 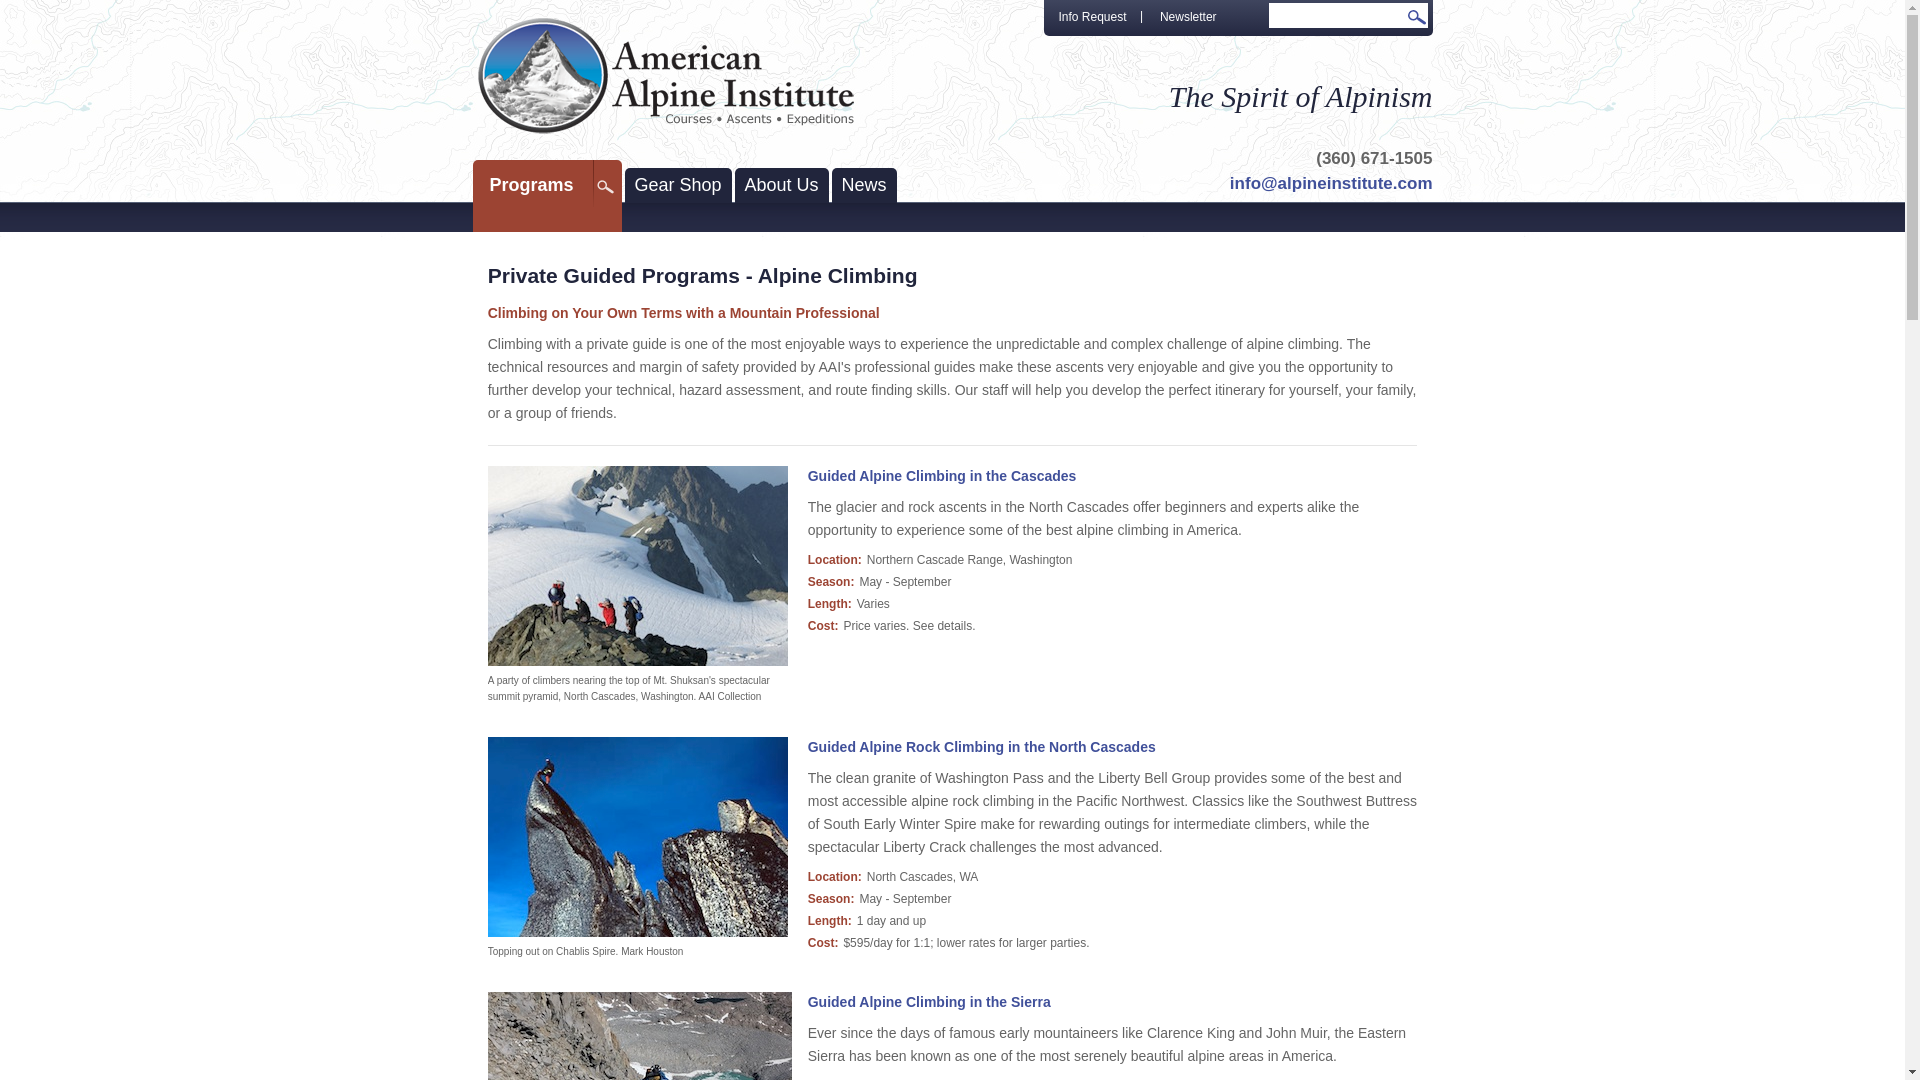 What do you see at coordinates (637, 837) in the screenshot?
I see `'Guided Alpine Rock Climbing in the North Cascades'` at bounding box center [637, 837].